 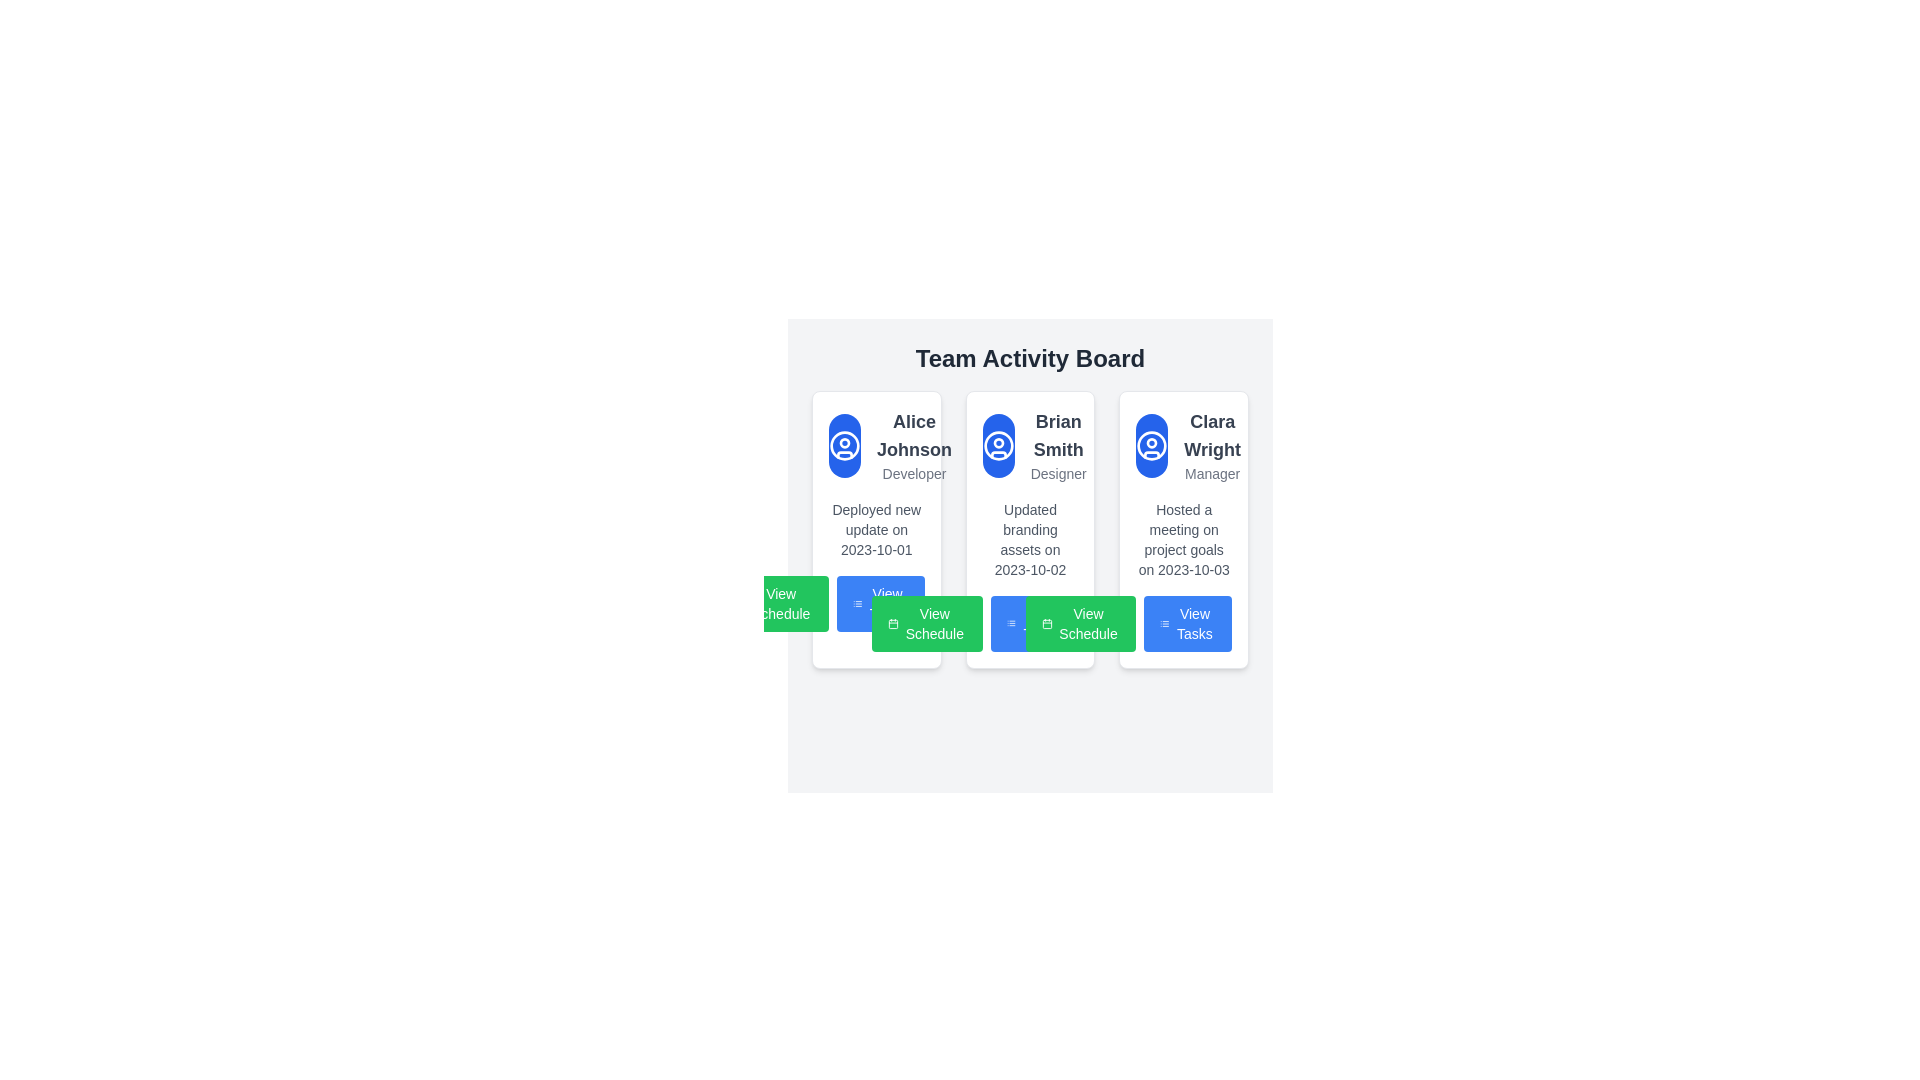 What do you see at coordinates (1152, 445) in the screenshot?
I see `the circular vector graphic component that represents the profile icon in the 'Brian Smith' user card` at bounding box center [1152, 445].